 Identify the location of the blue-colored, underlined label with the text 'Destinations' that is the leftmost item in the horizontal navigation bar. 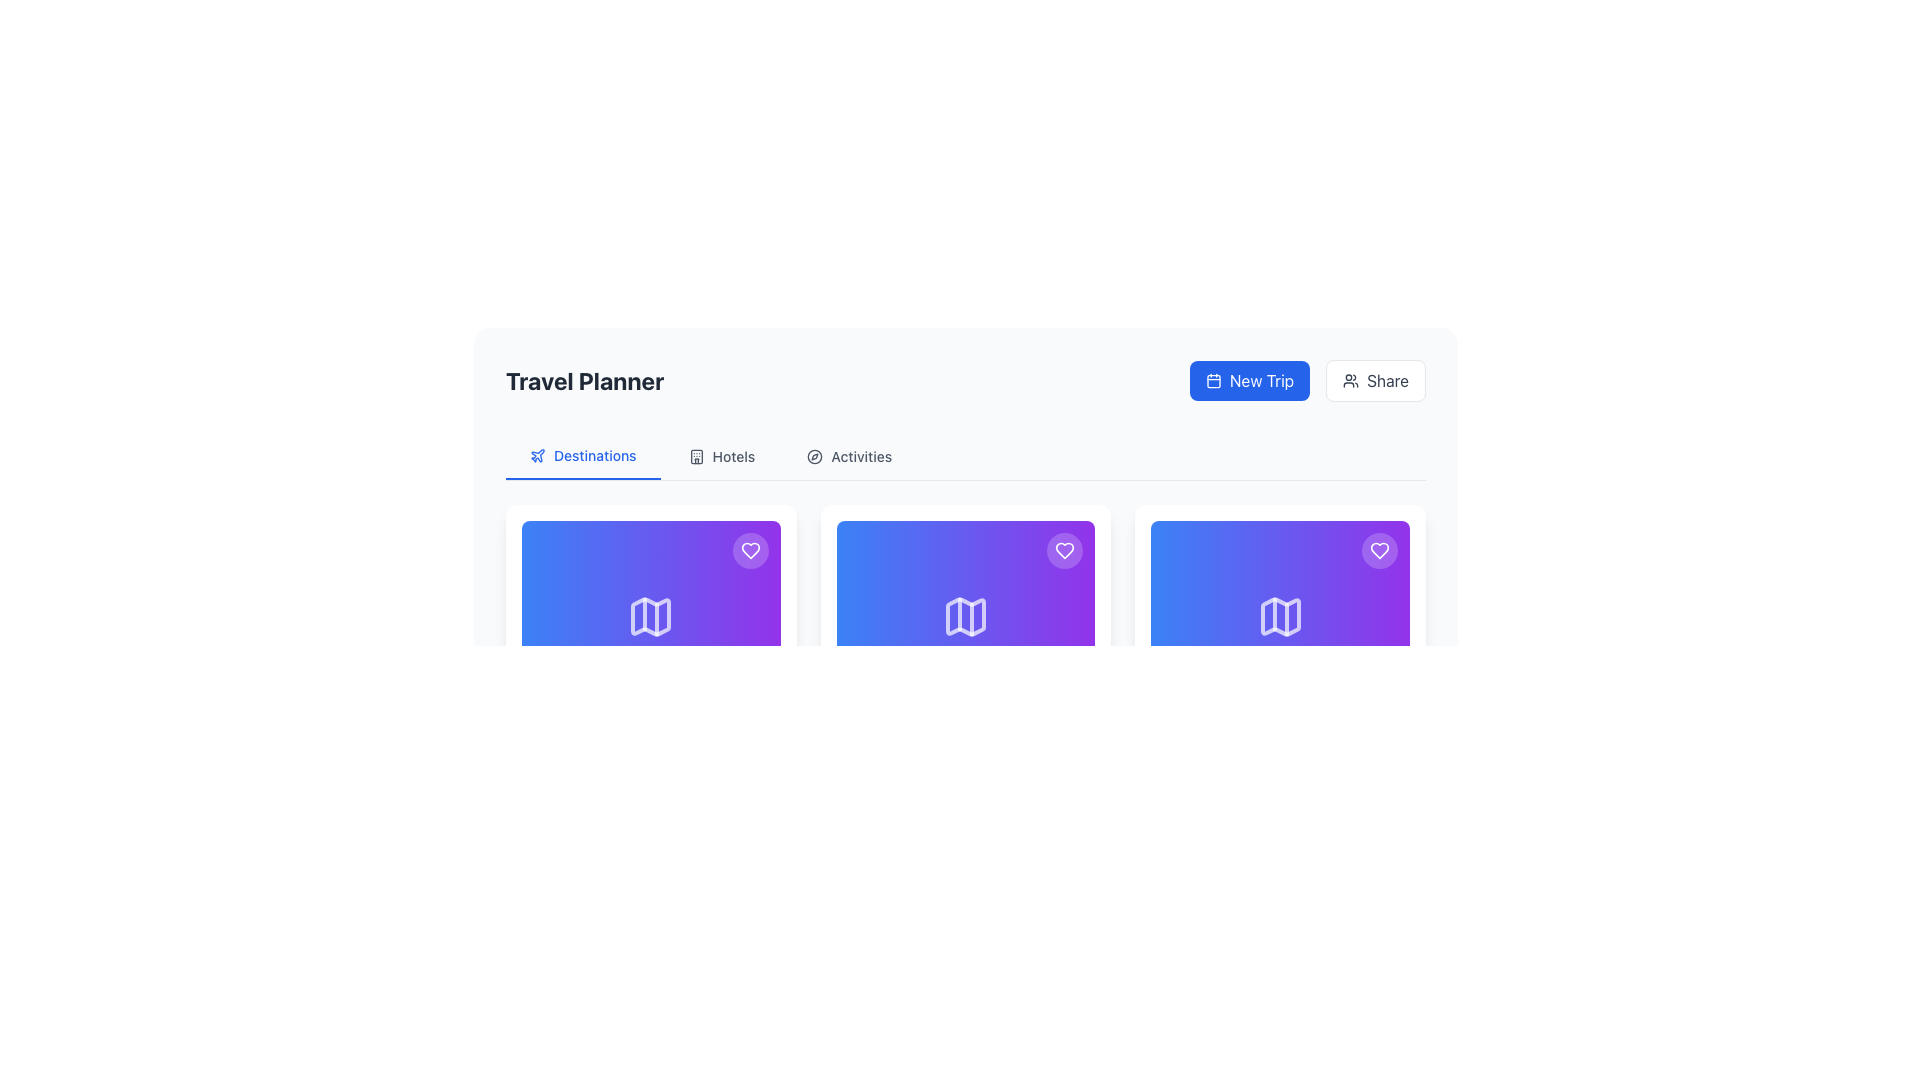
(582, 456).